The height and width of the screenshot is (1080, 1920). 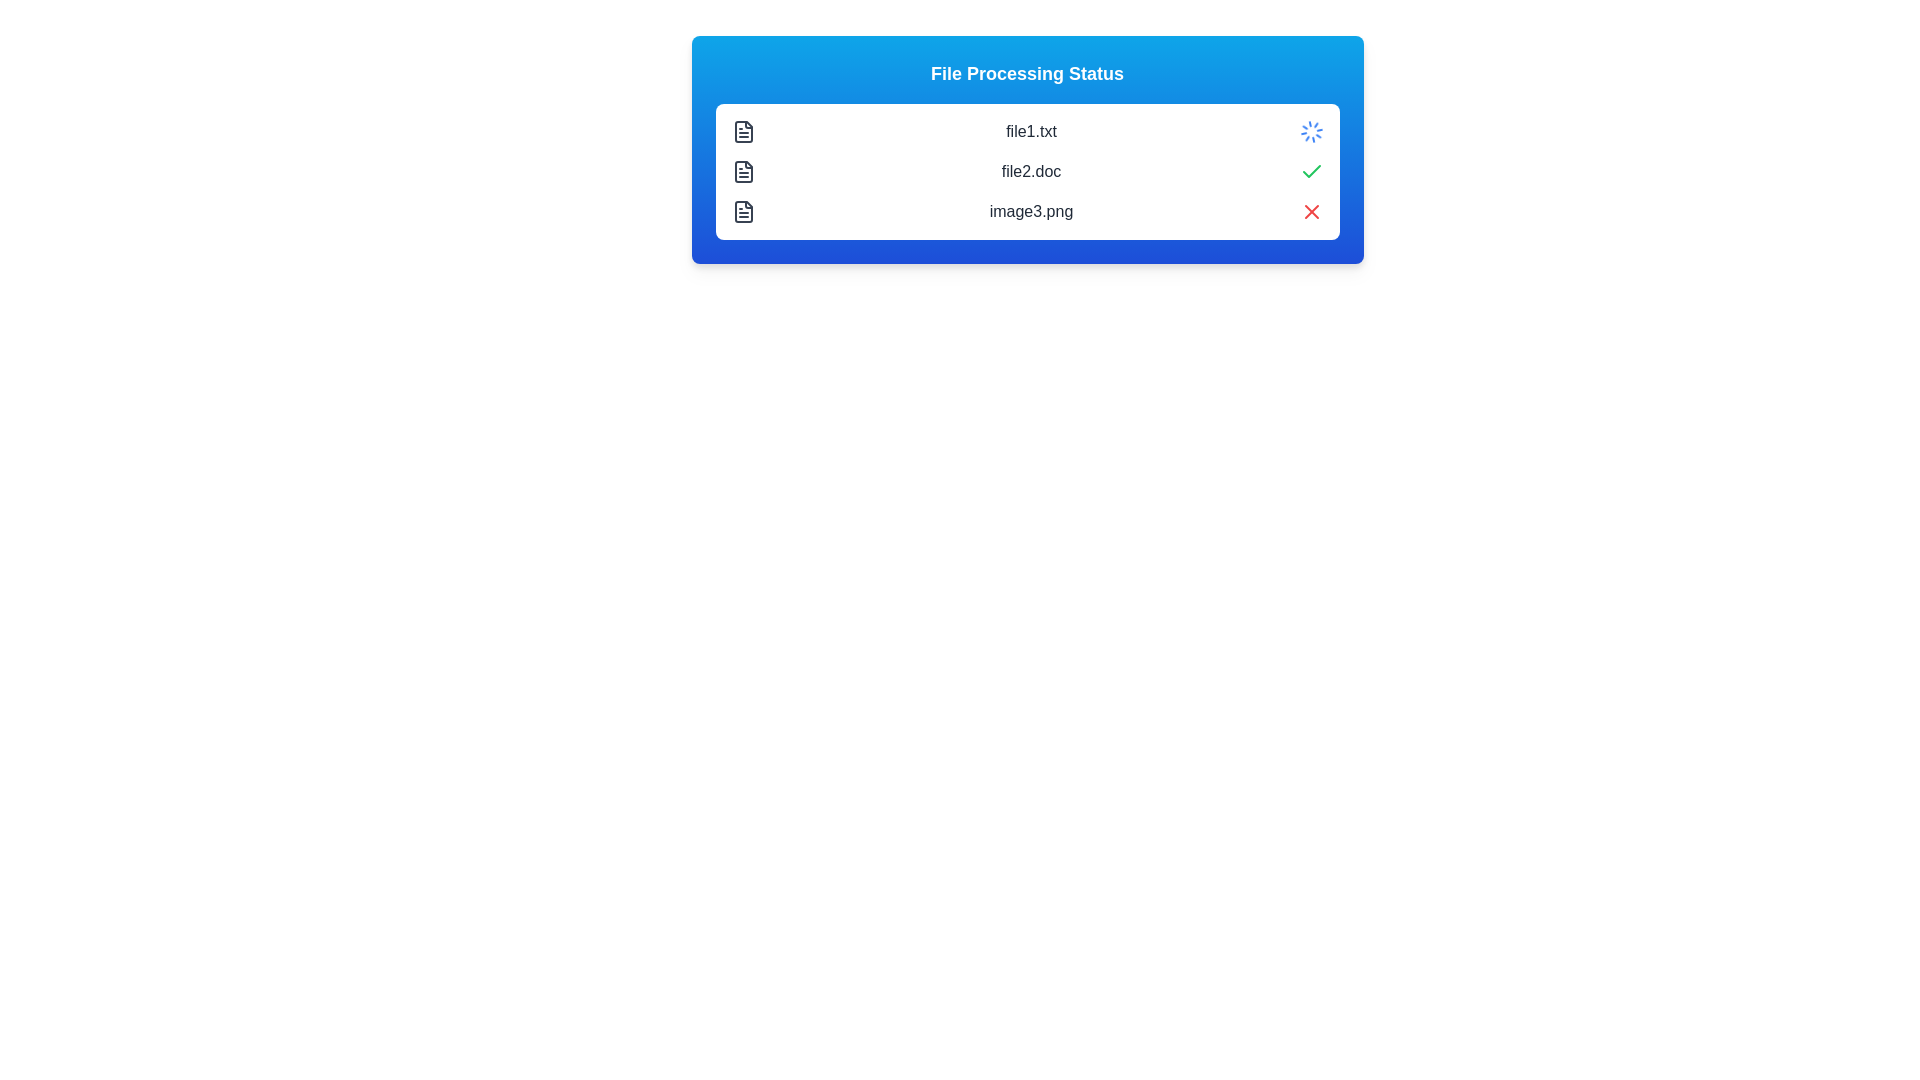 I want to click on the green checkmark icon located to the far right of the row labeled 'file2.doc', which indicates successful processing of the file, so click(x=1311, y=171).